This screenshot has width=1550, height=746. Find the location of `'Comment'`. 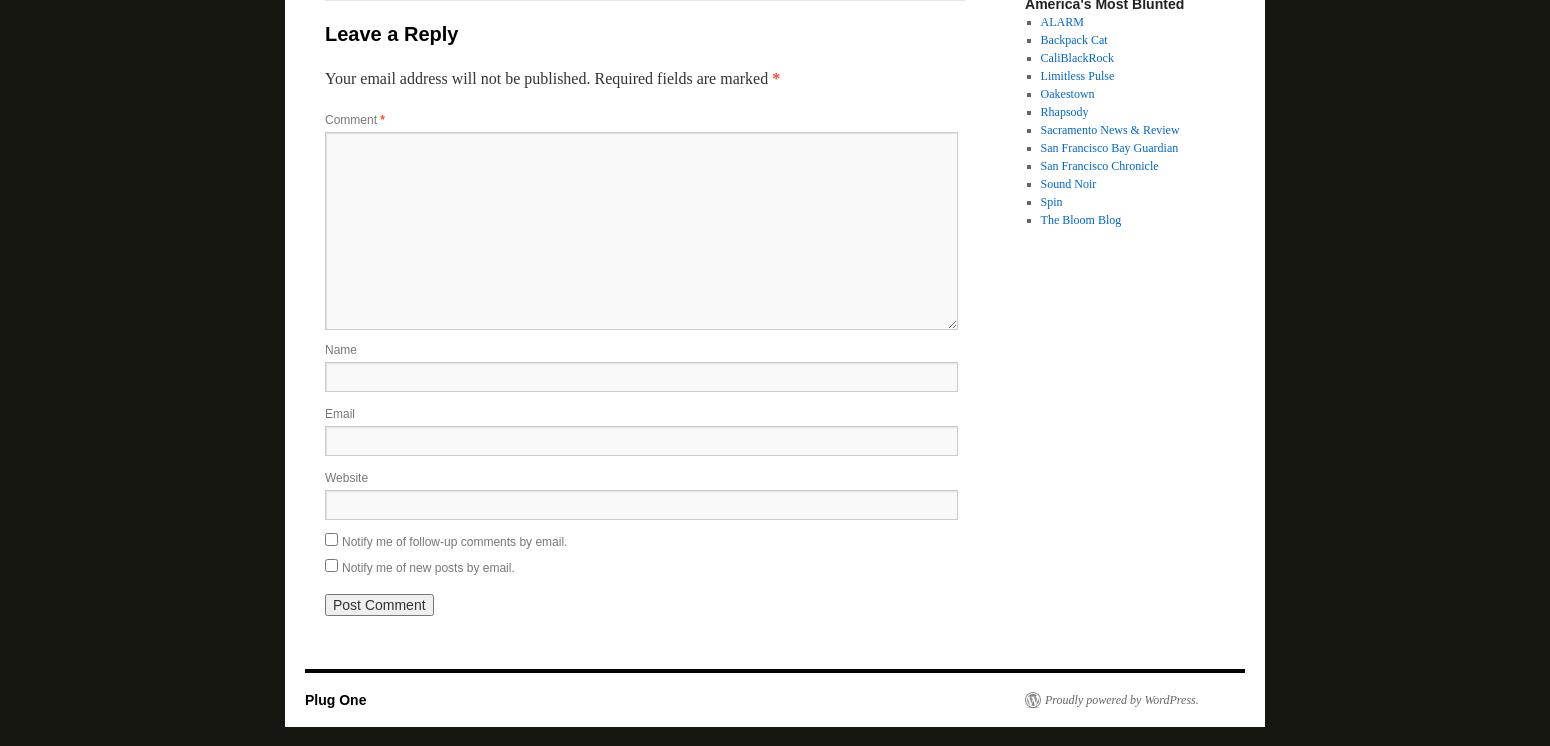

'Comment' is located at coordinates (351, 119).